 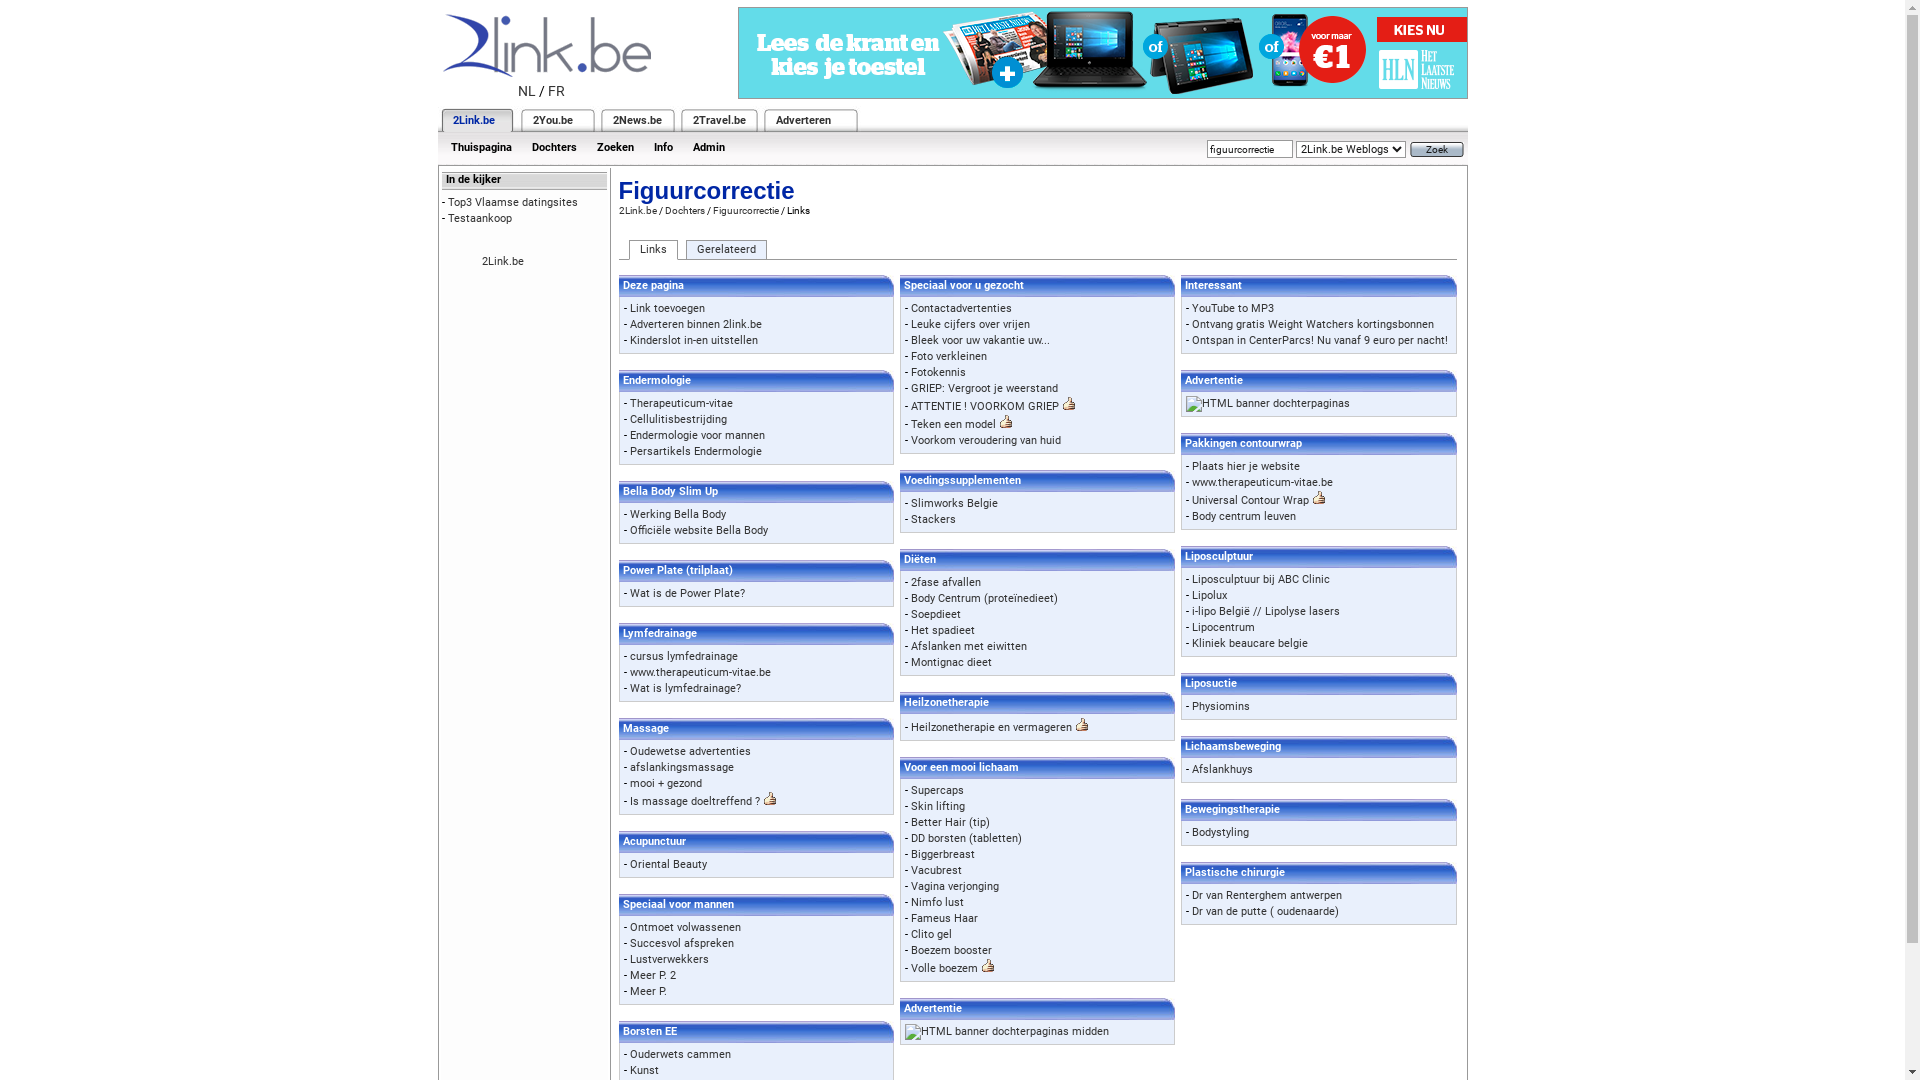 I want to click on 'Vacubrest', so click(x=935, y=869).